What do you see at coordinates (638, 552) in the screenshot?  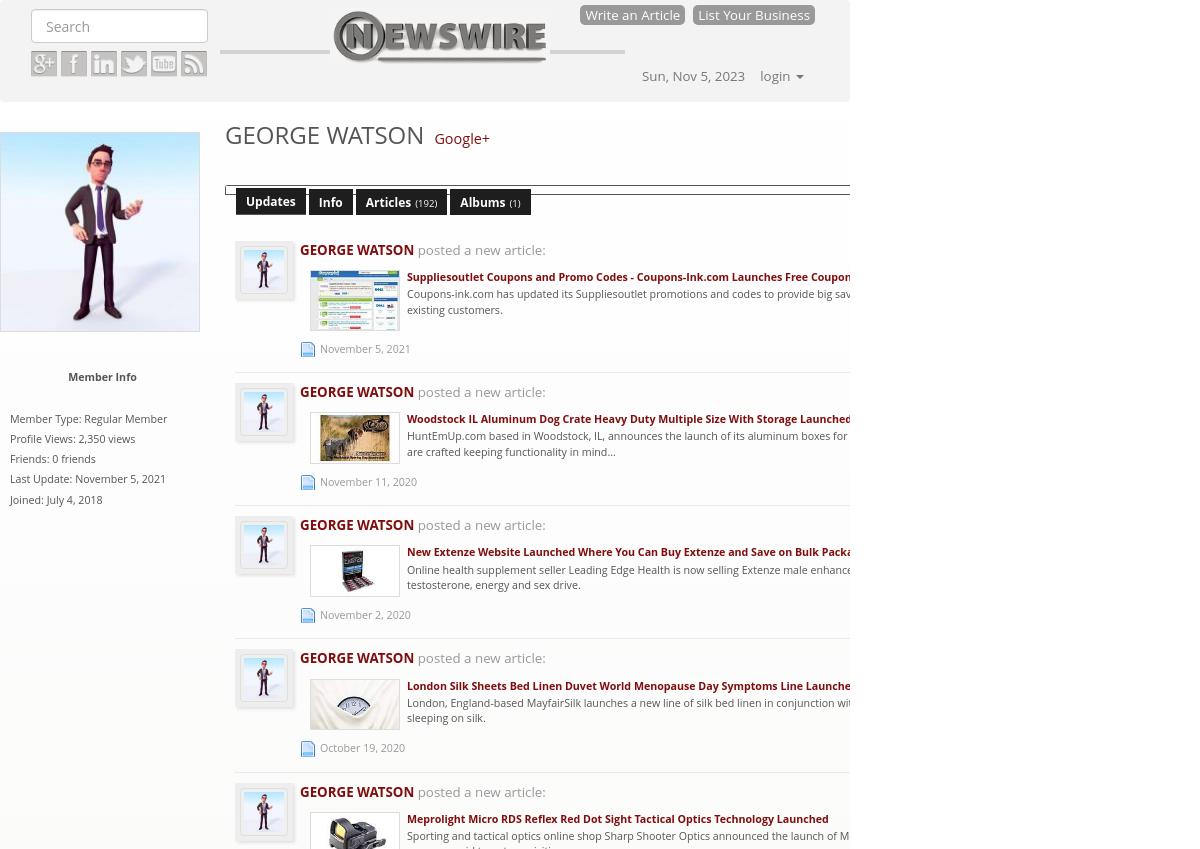 I see `'New Extenze Website Launched Where You Can Buy Extenze and Save on Bulk Packages'` at bounding box center [638, 552].